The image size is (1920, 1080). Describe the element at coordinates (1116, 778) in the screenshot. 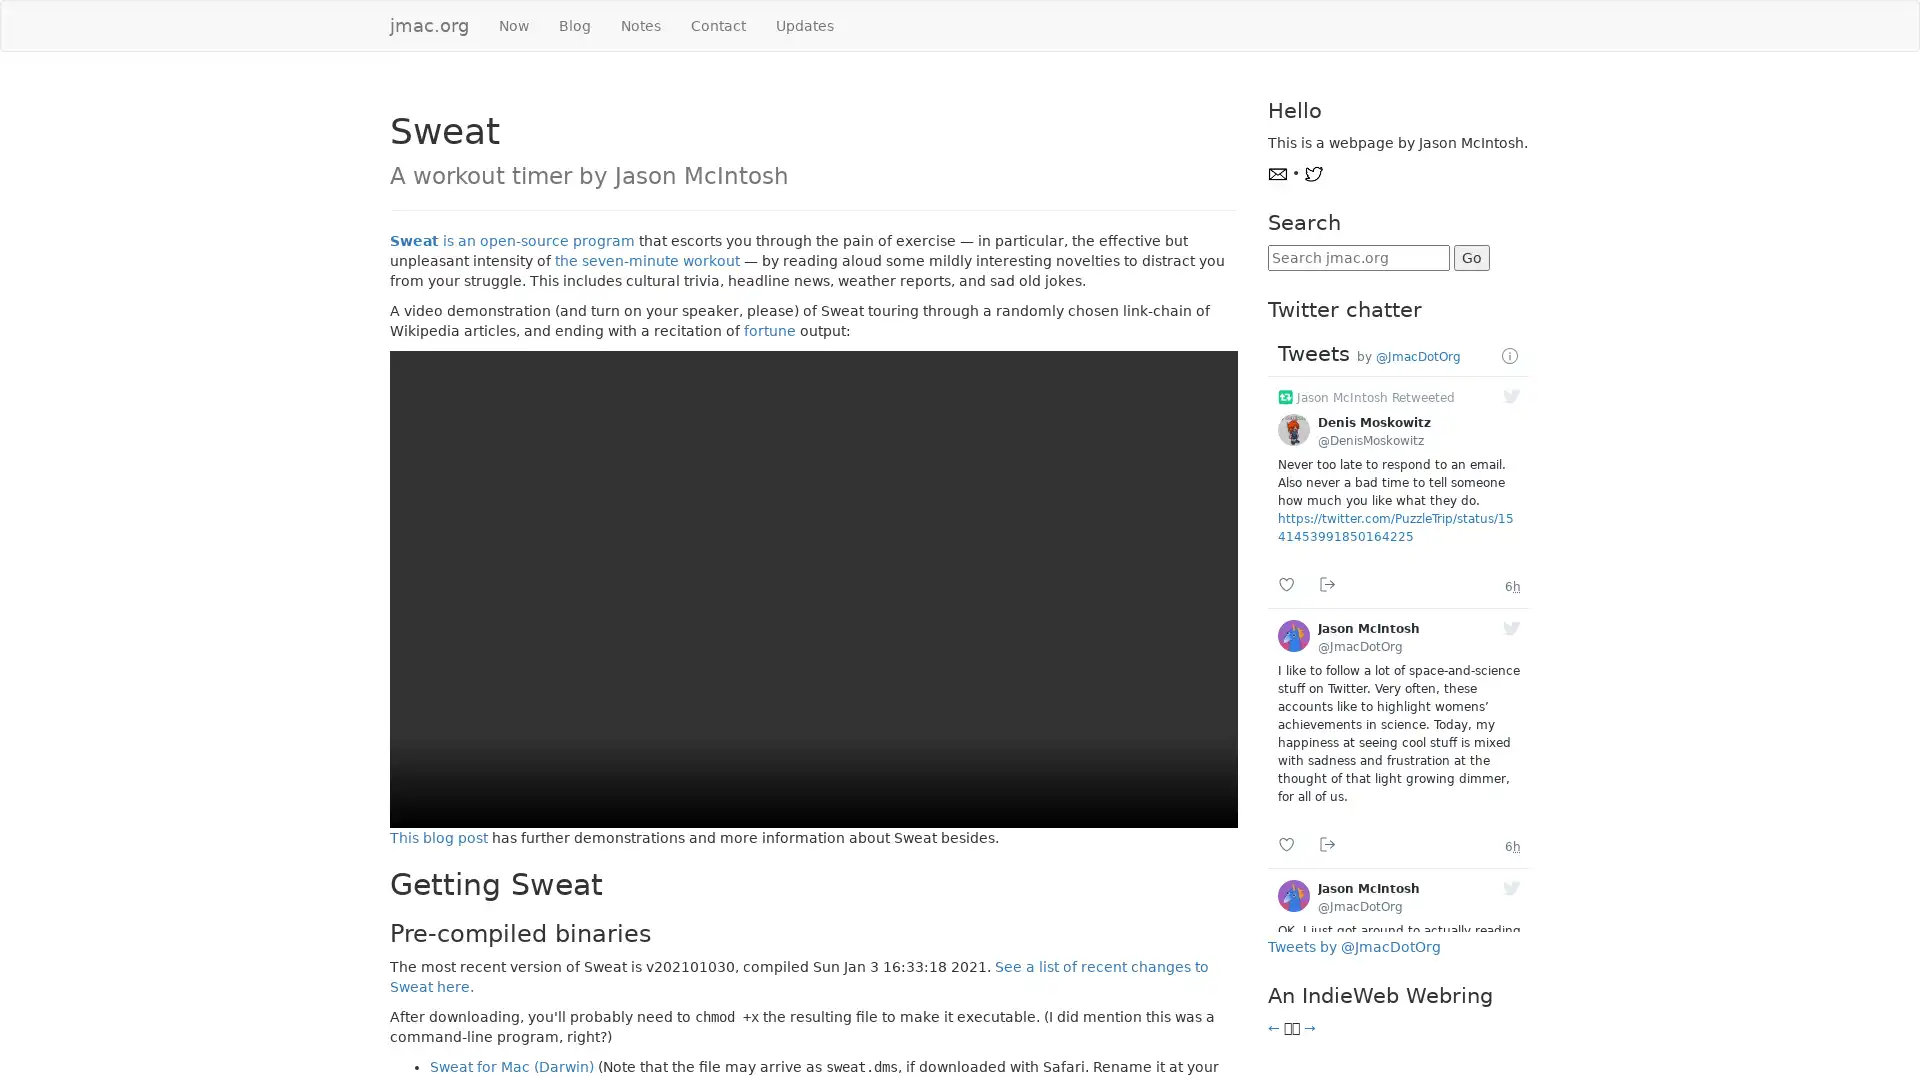

I see `mute` at that location.